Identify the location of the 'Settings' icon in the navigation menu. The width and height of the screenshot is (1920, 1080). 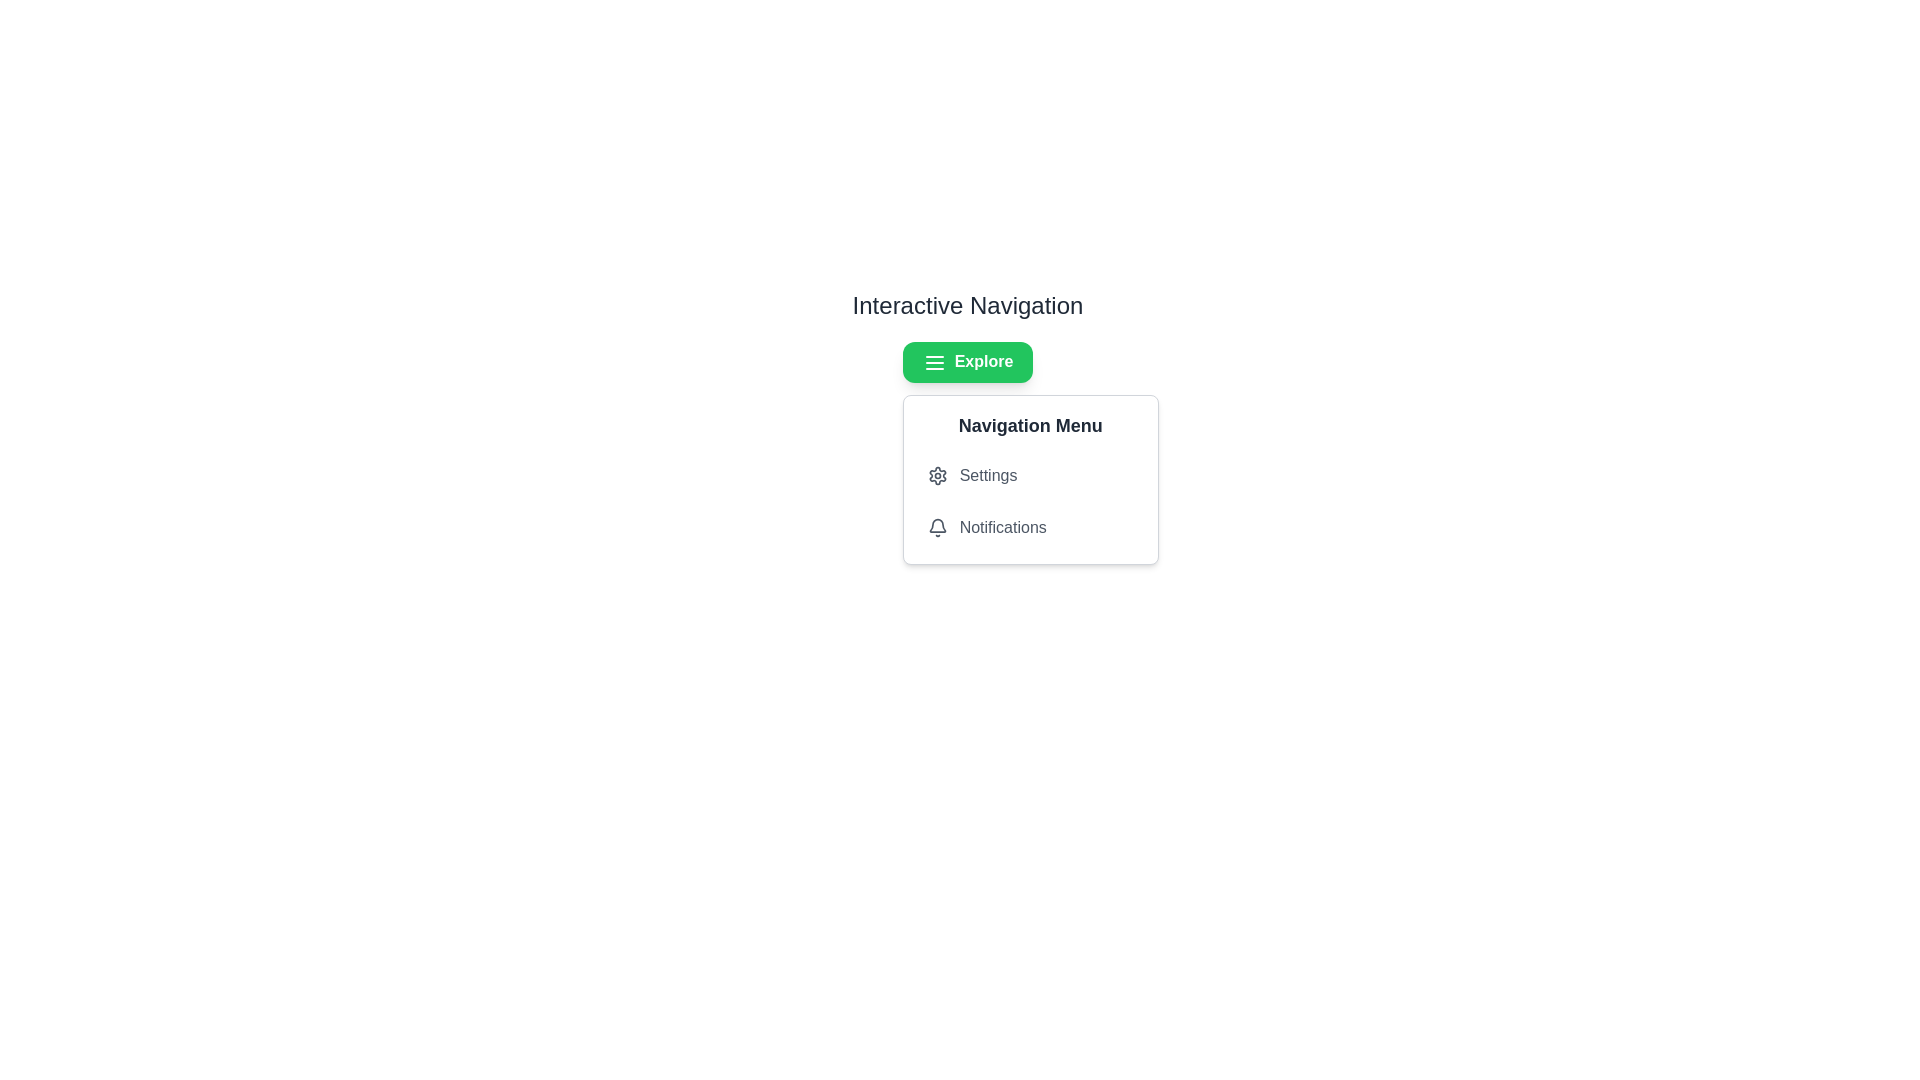
(936, 475).